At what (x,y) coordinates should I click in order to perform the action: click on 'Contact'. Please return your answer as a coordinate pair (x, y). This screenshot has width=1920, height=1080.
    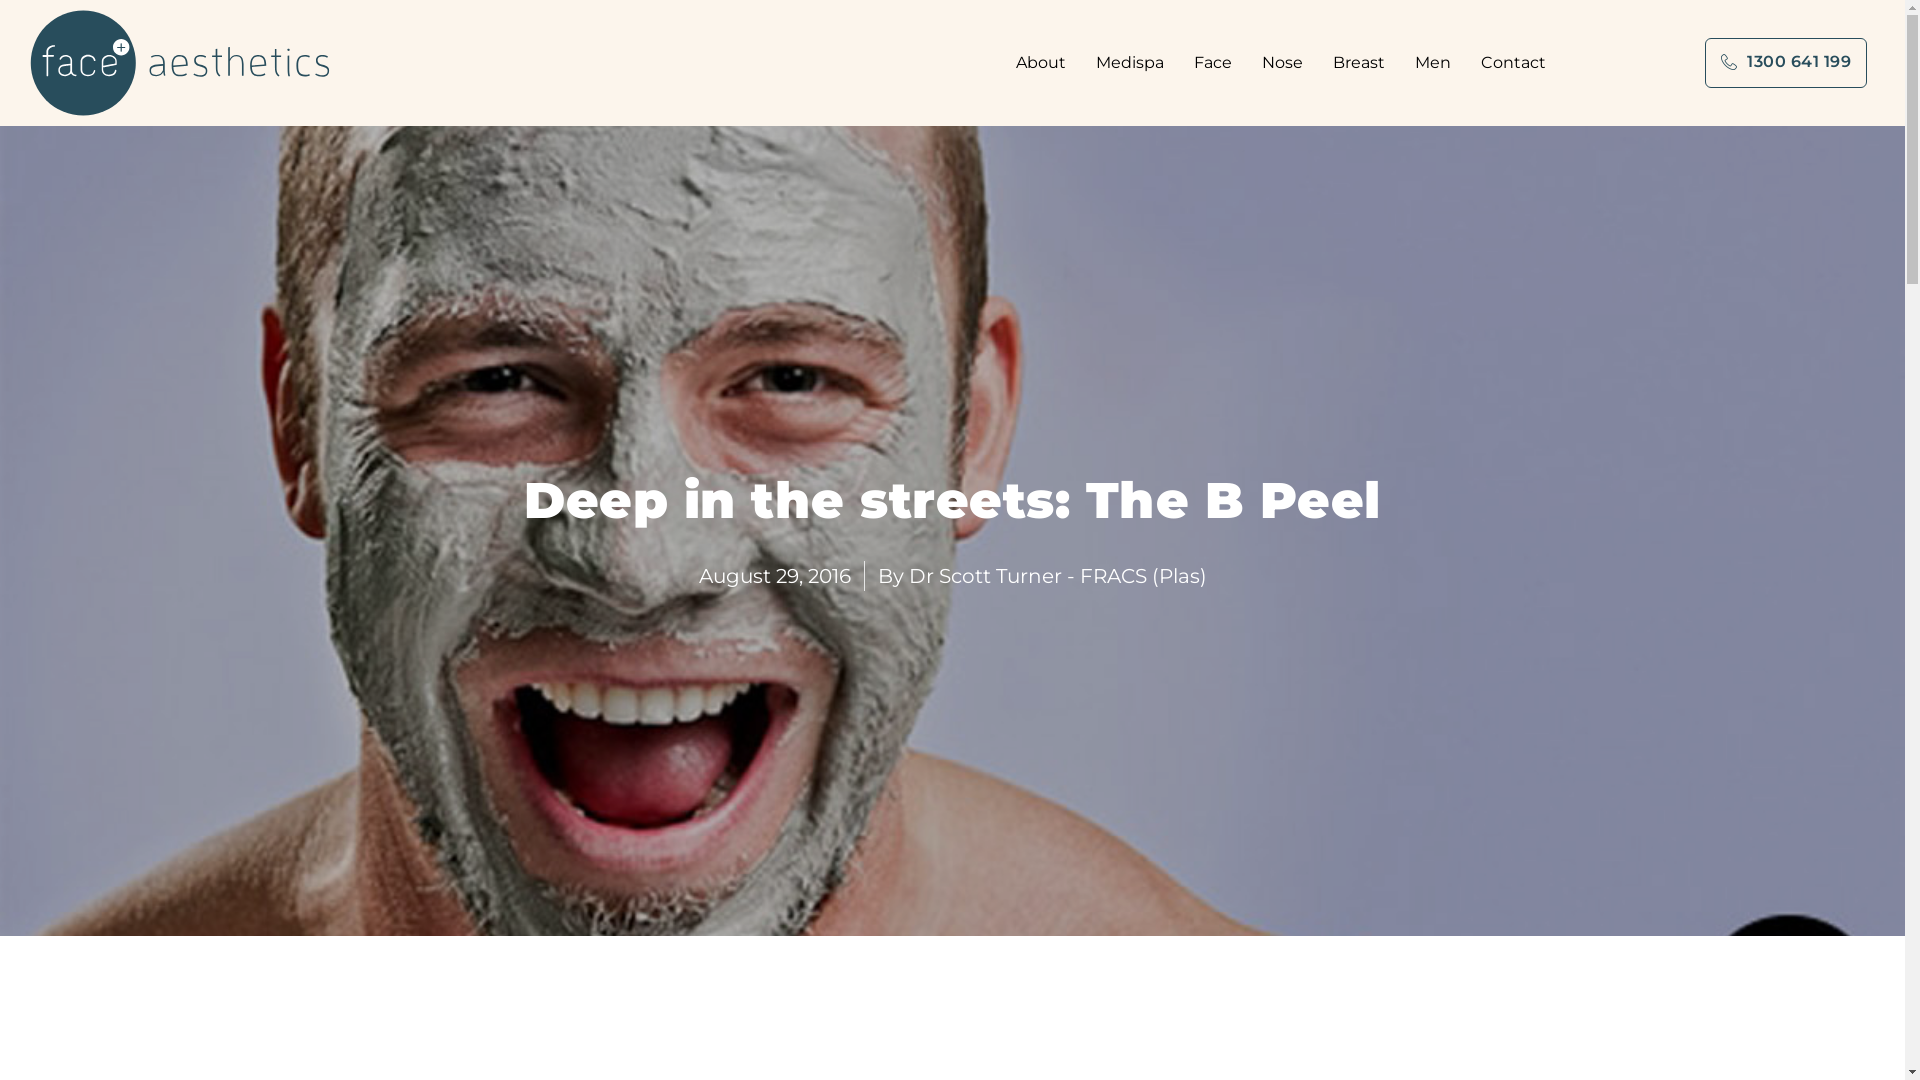
    Looking at the image, I should click on (1513, 61).